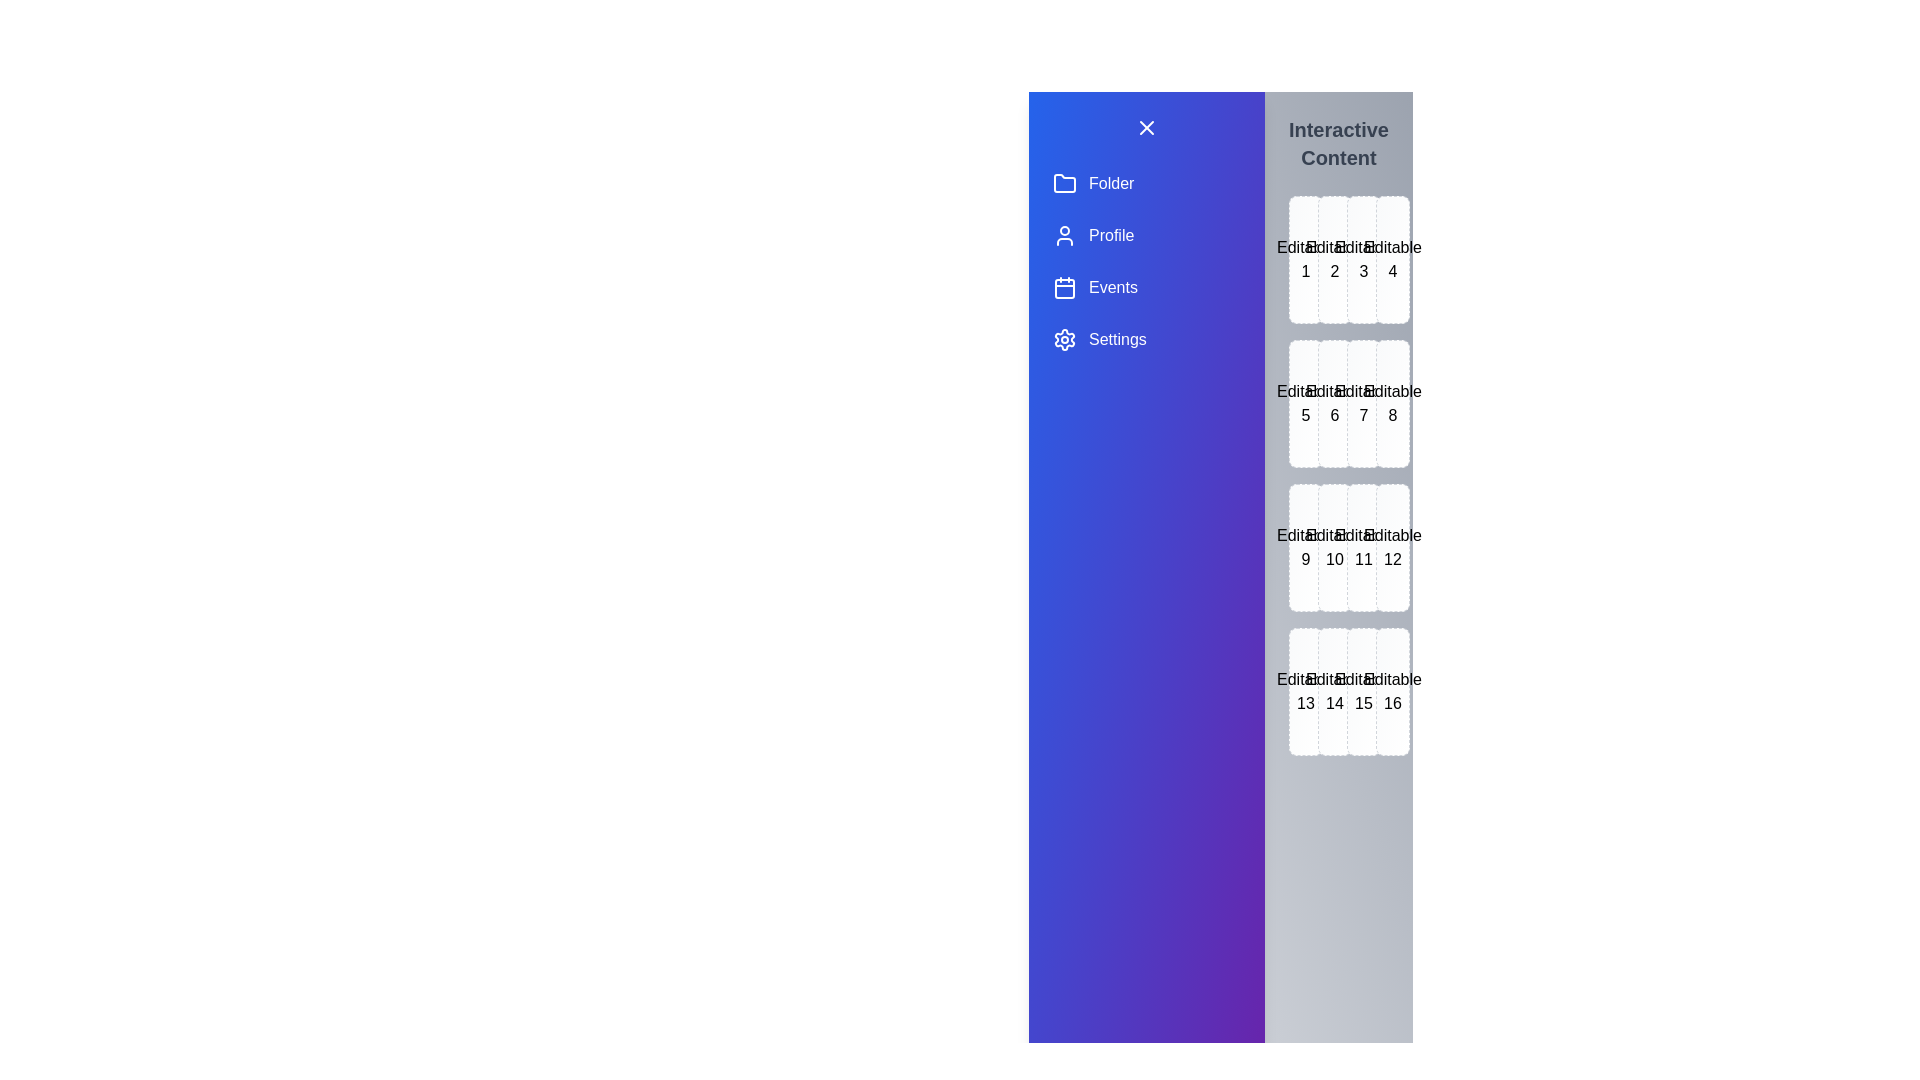 The image size is (1920, 1080). Describe the element at coordinates (1147, 338) in the screenshot. I see `the Settings section in the drawer menu` at that location.